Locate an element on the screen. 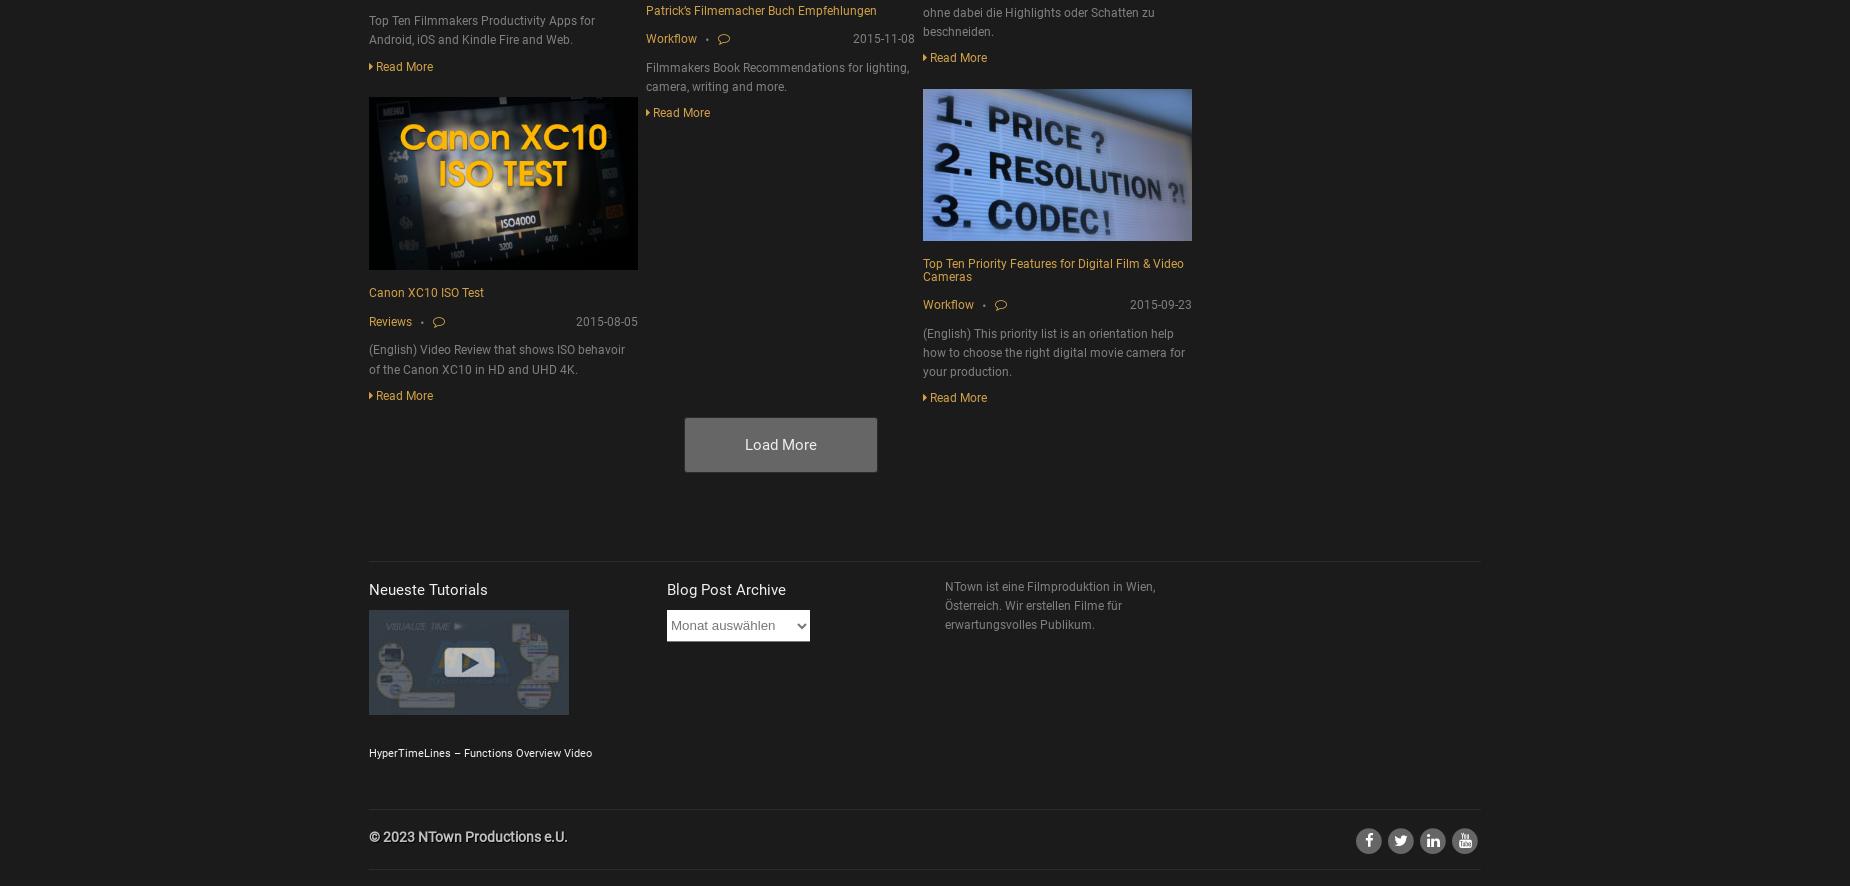 Image resolution: width=1850 pixels, height=886 pixels. '2015-08-05' is located at coordinates (606, 319).